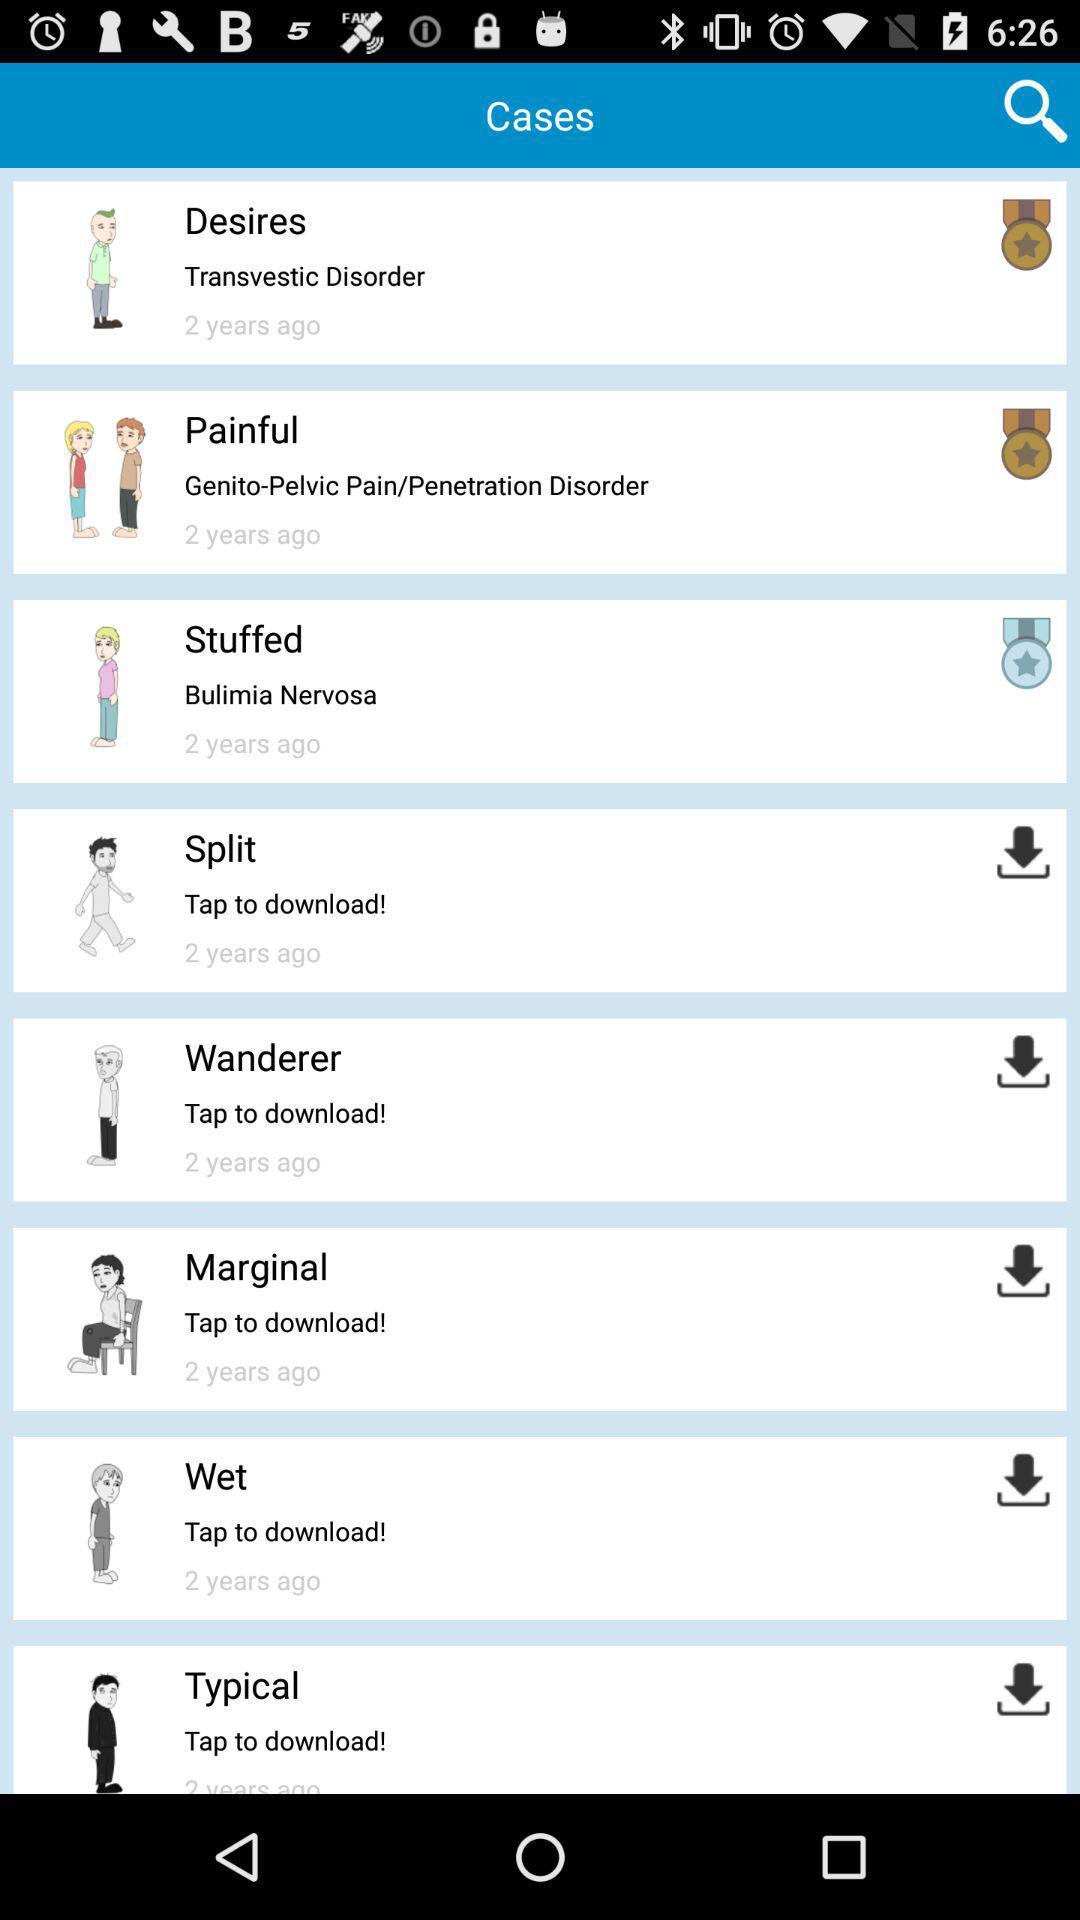 Image resolution: width=1080 pixels, height=1920 pixels. What do you see at coordinates (415, 484) in the screenshot?
I see `item below the painful` at bounding box center [415, 484].